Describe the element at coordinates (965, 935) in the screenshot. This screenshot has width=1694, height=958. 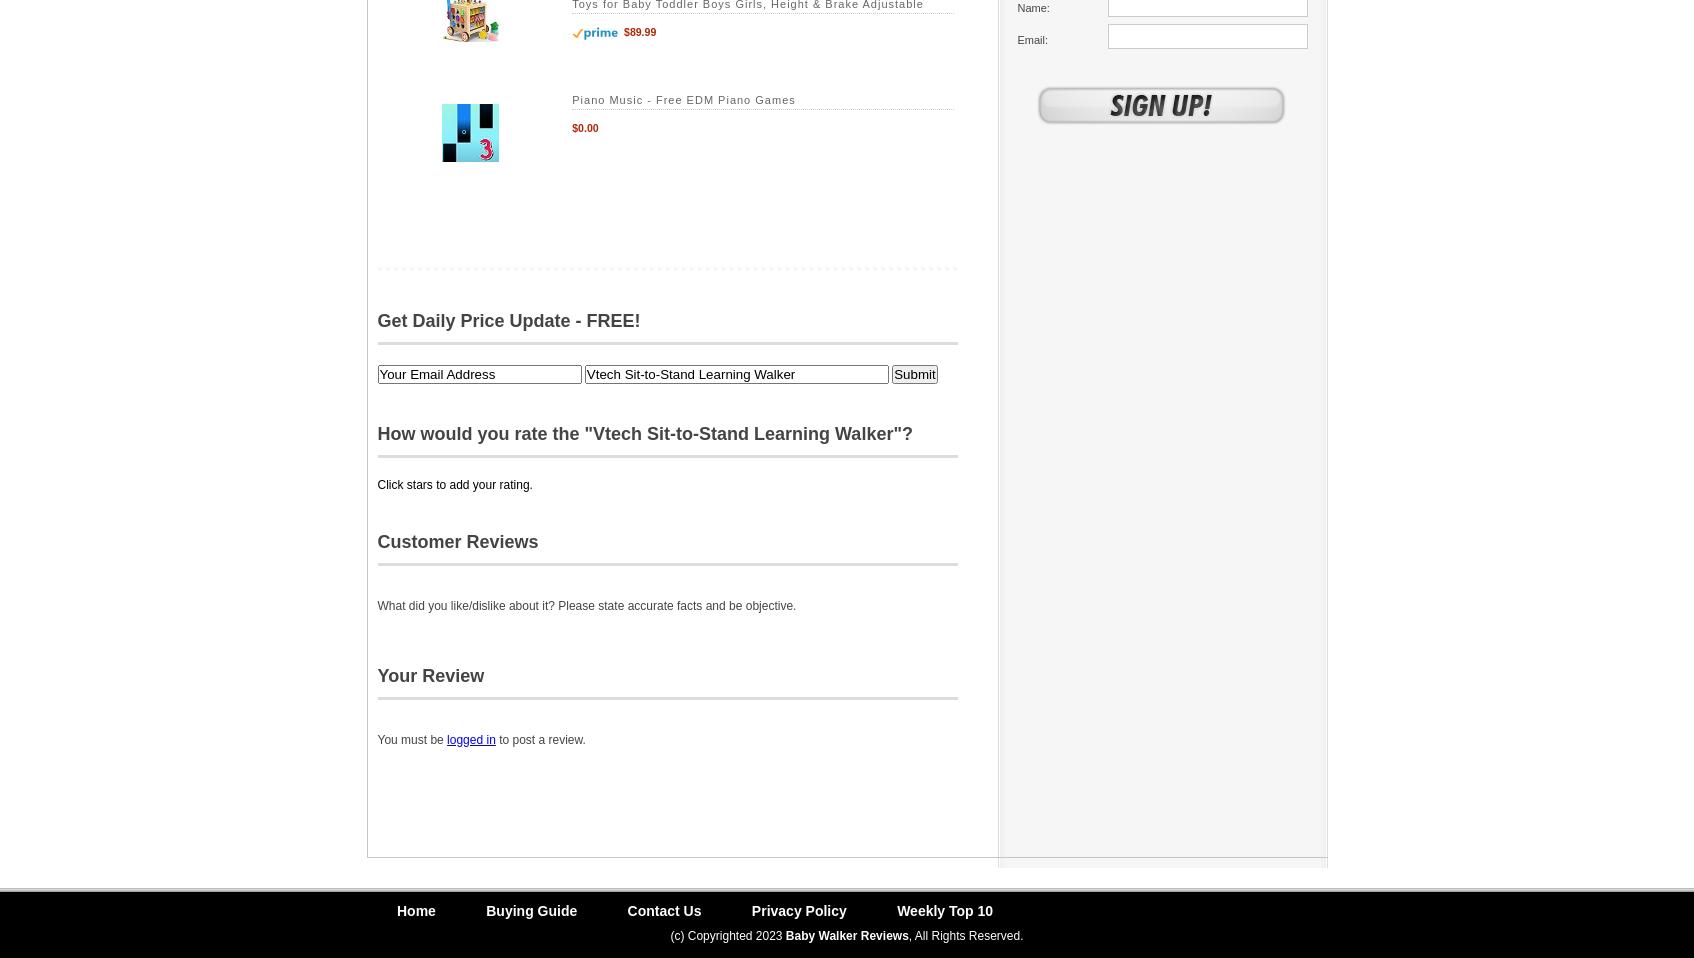
I see `', All Rights Reserved.'` at that location.